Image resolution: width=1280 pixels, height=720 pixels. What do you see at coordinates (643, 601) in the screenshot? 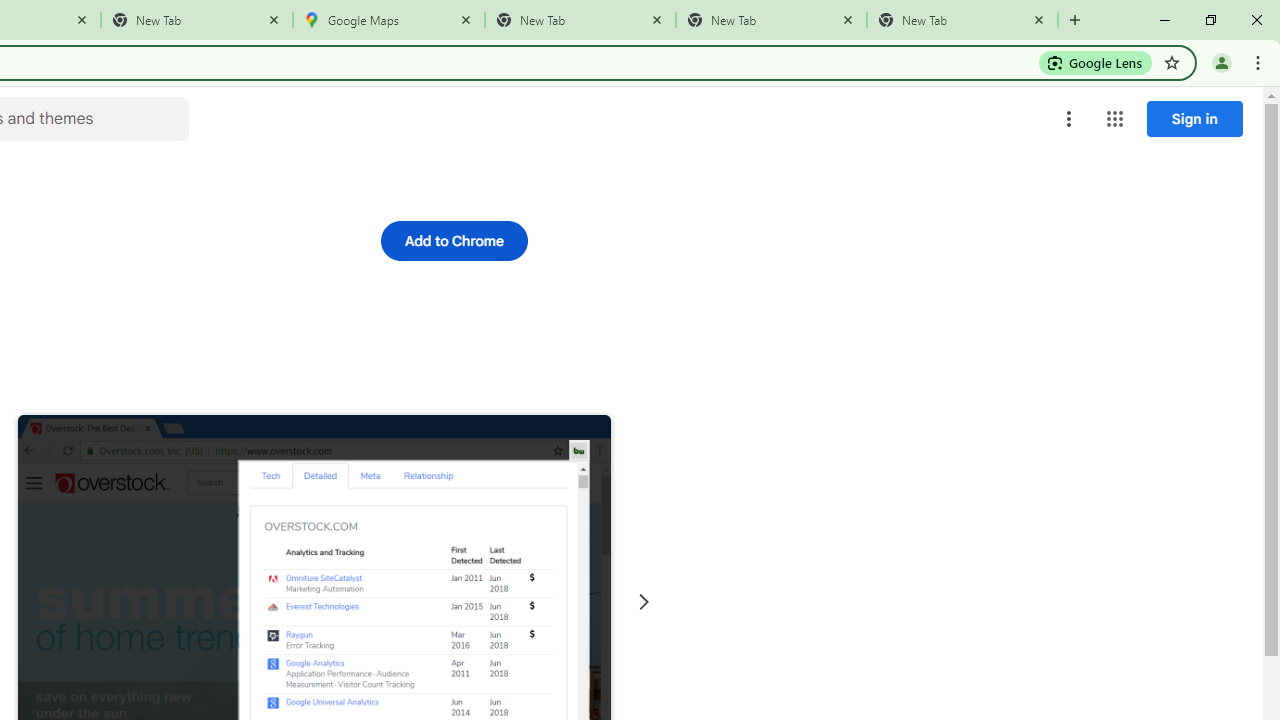
I see `'Next slide'` at bounding box center [643, 601].